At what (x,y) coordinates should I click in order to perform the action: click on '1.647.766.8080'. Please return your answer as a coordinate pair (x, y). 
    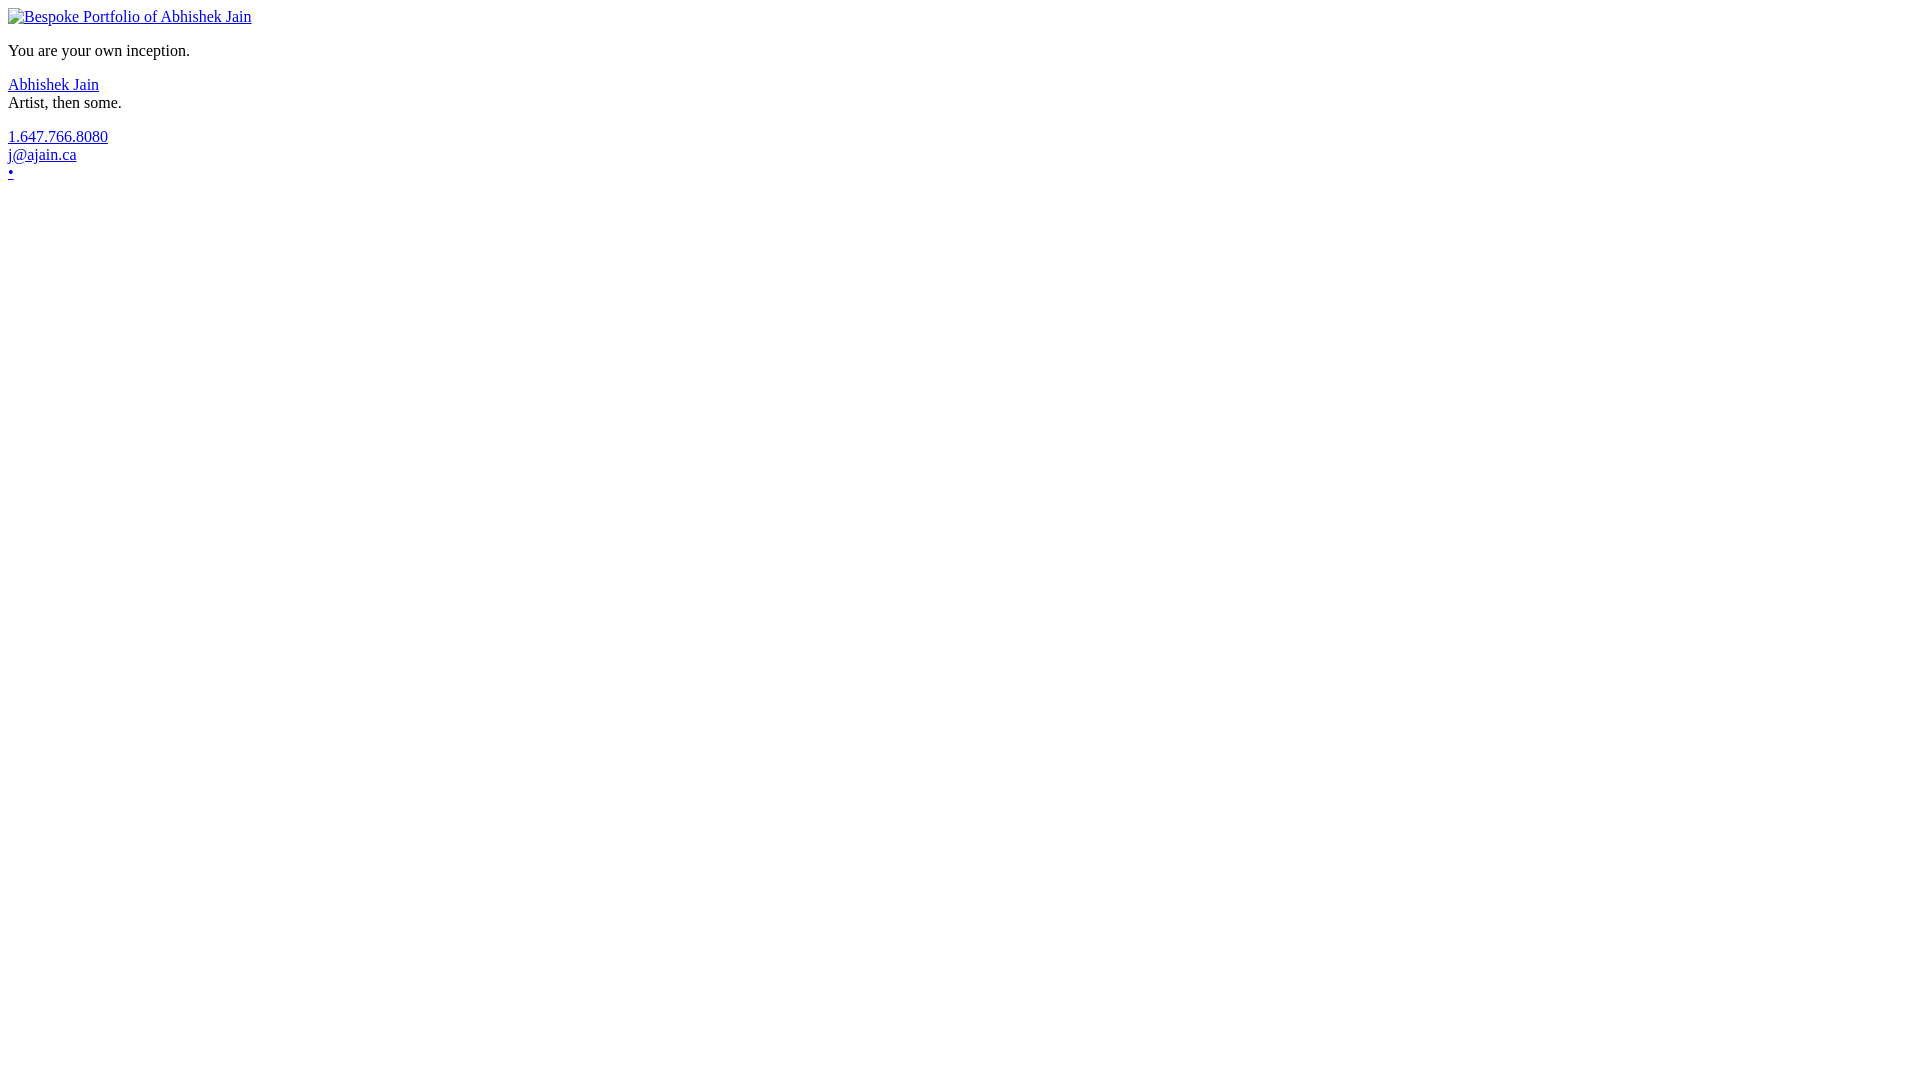
    Looking at the image, I should click on (57, 135).